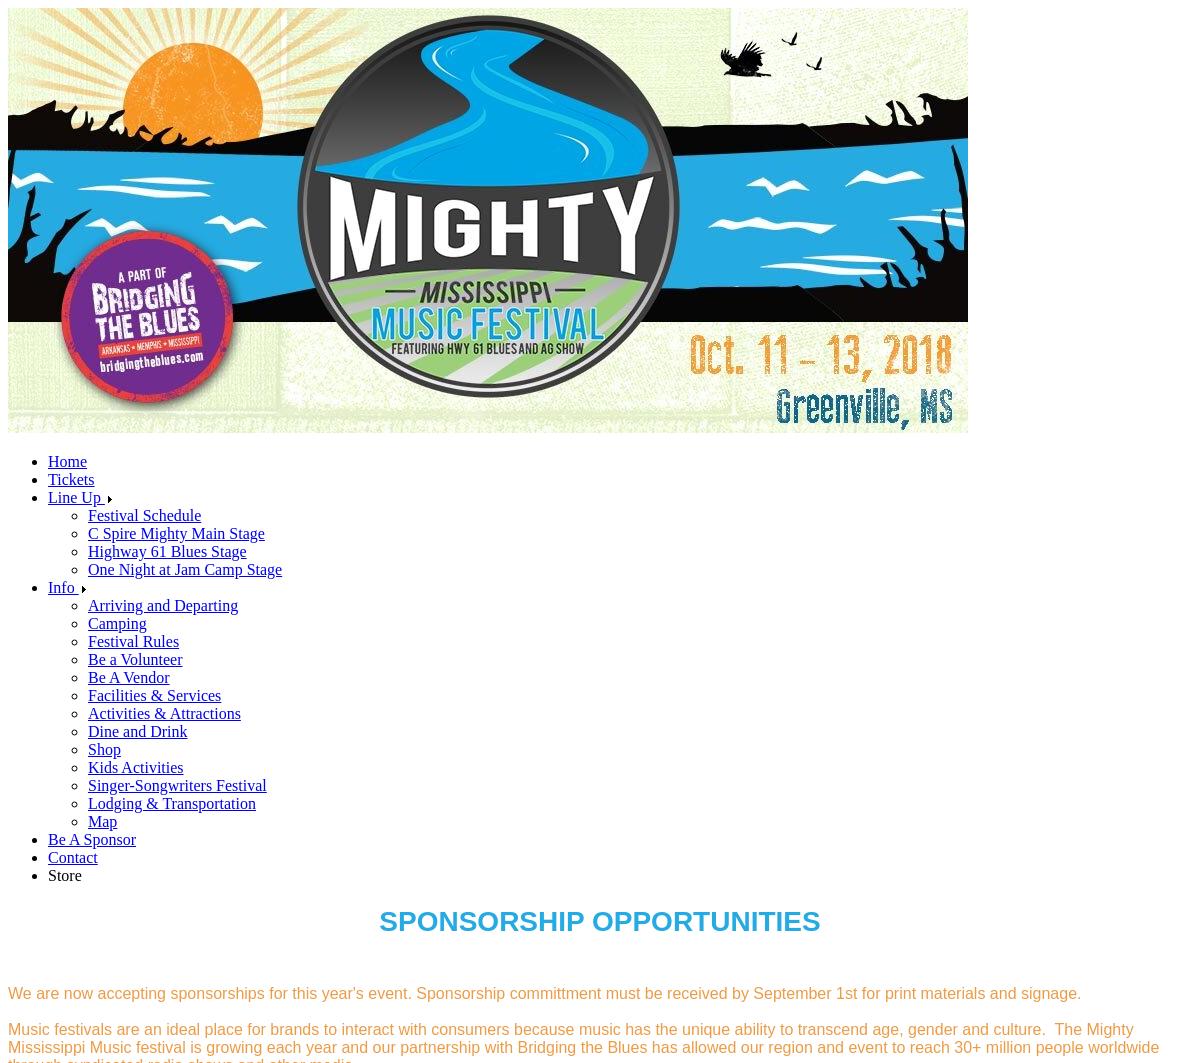 This screenshot has width=1200, height=1063. What do you see at coordinates (543, 992) in the screenshot?
I see `'We are now accepting sponsorships for this year's event. Sponsorship committment must be received by September 1st for print materials and signage.'` at bounding box center [543, 992].